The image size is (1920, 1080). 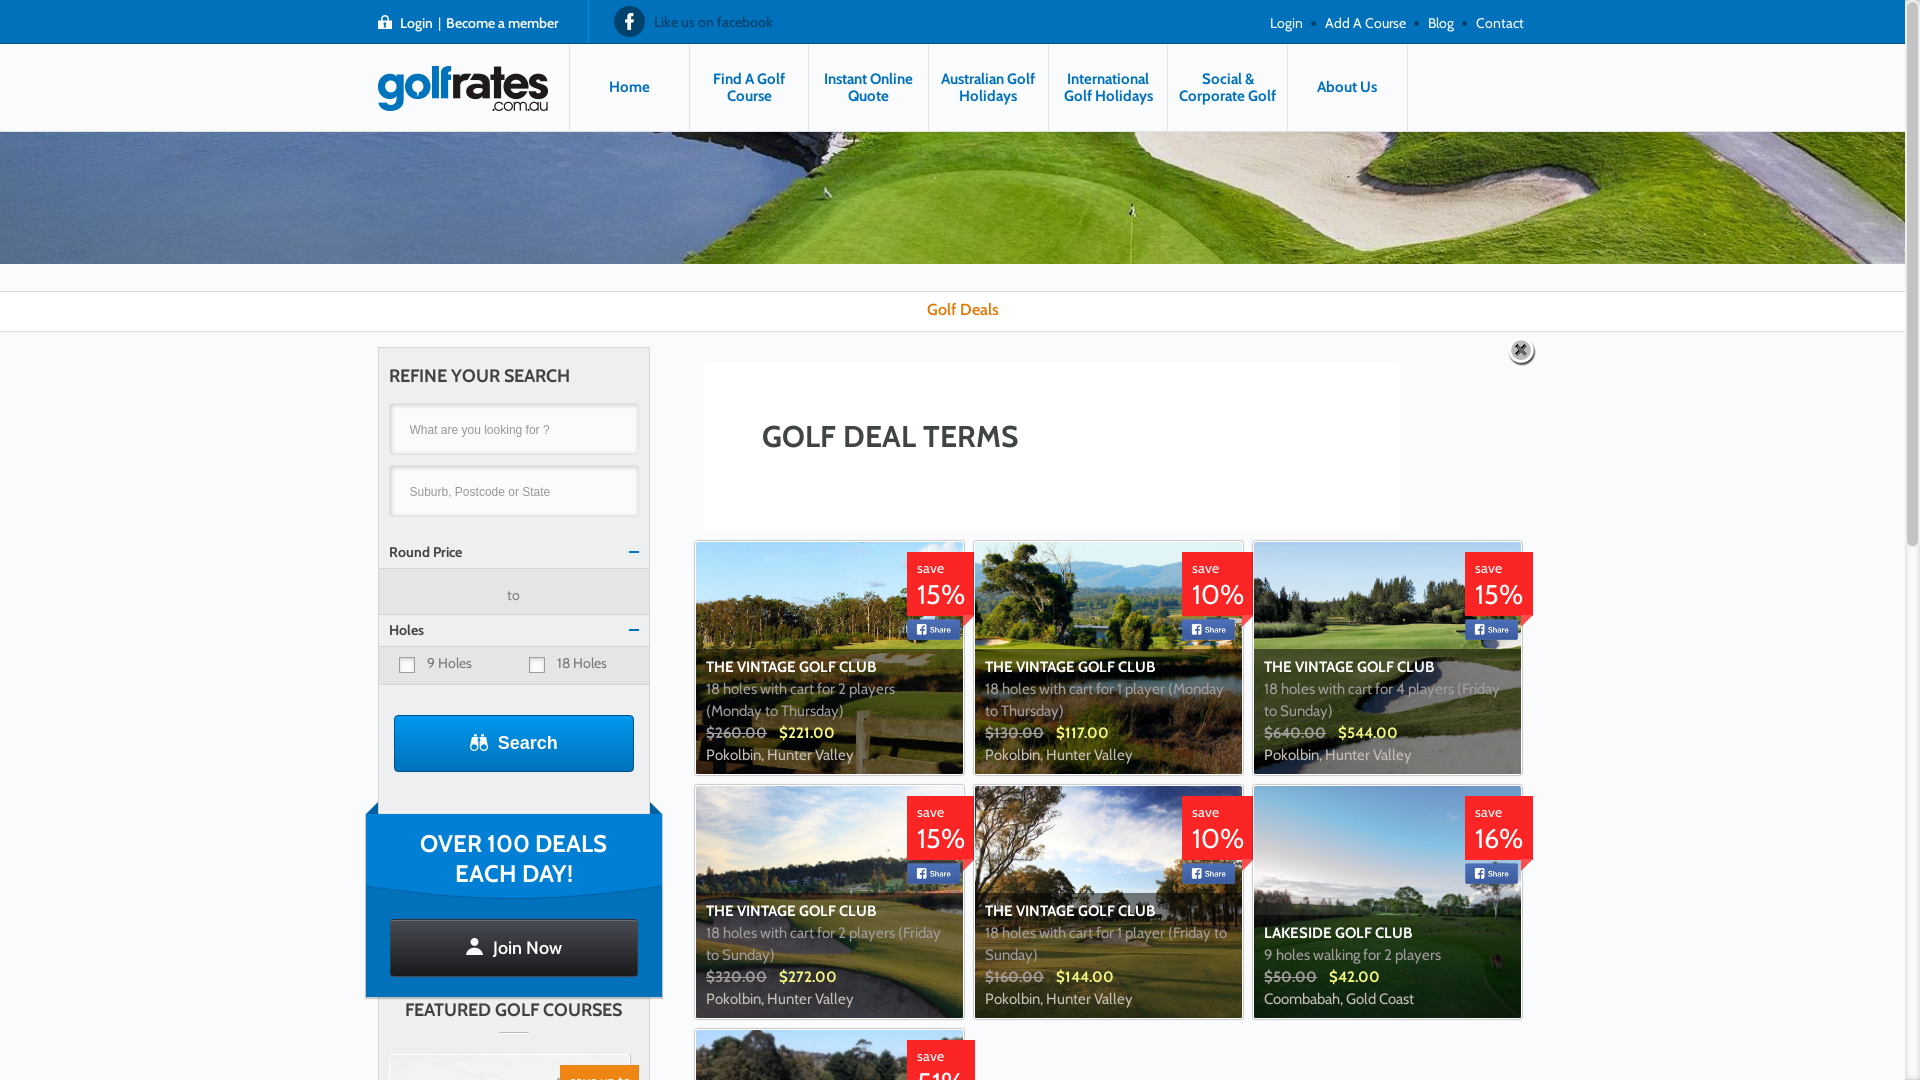 I want to click on 'save, so click(x=1464, y=588).